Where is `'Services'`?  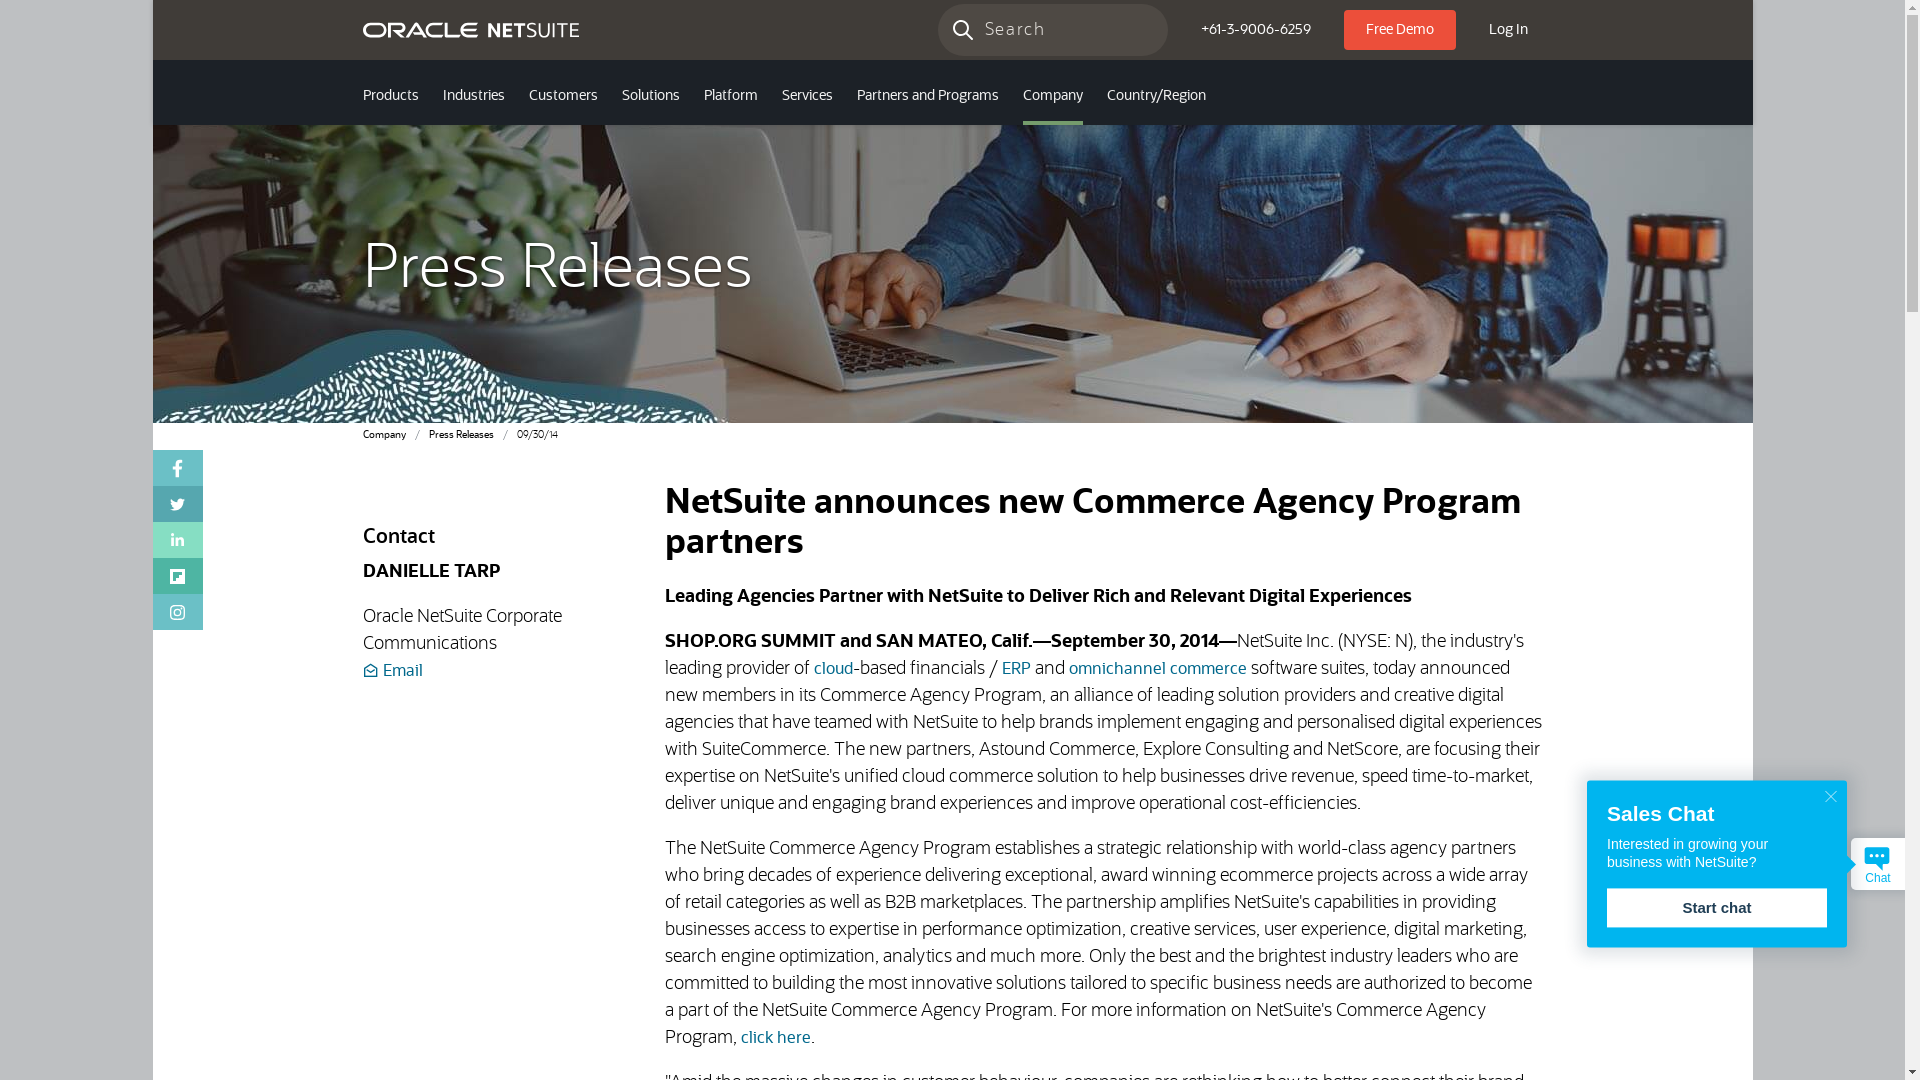
'Services' is located at coordinates (807, 97).